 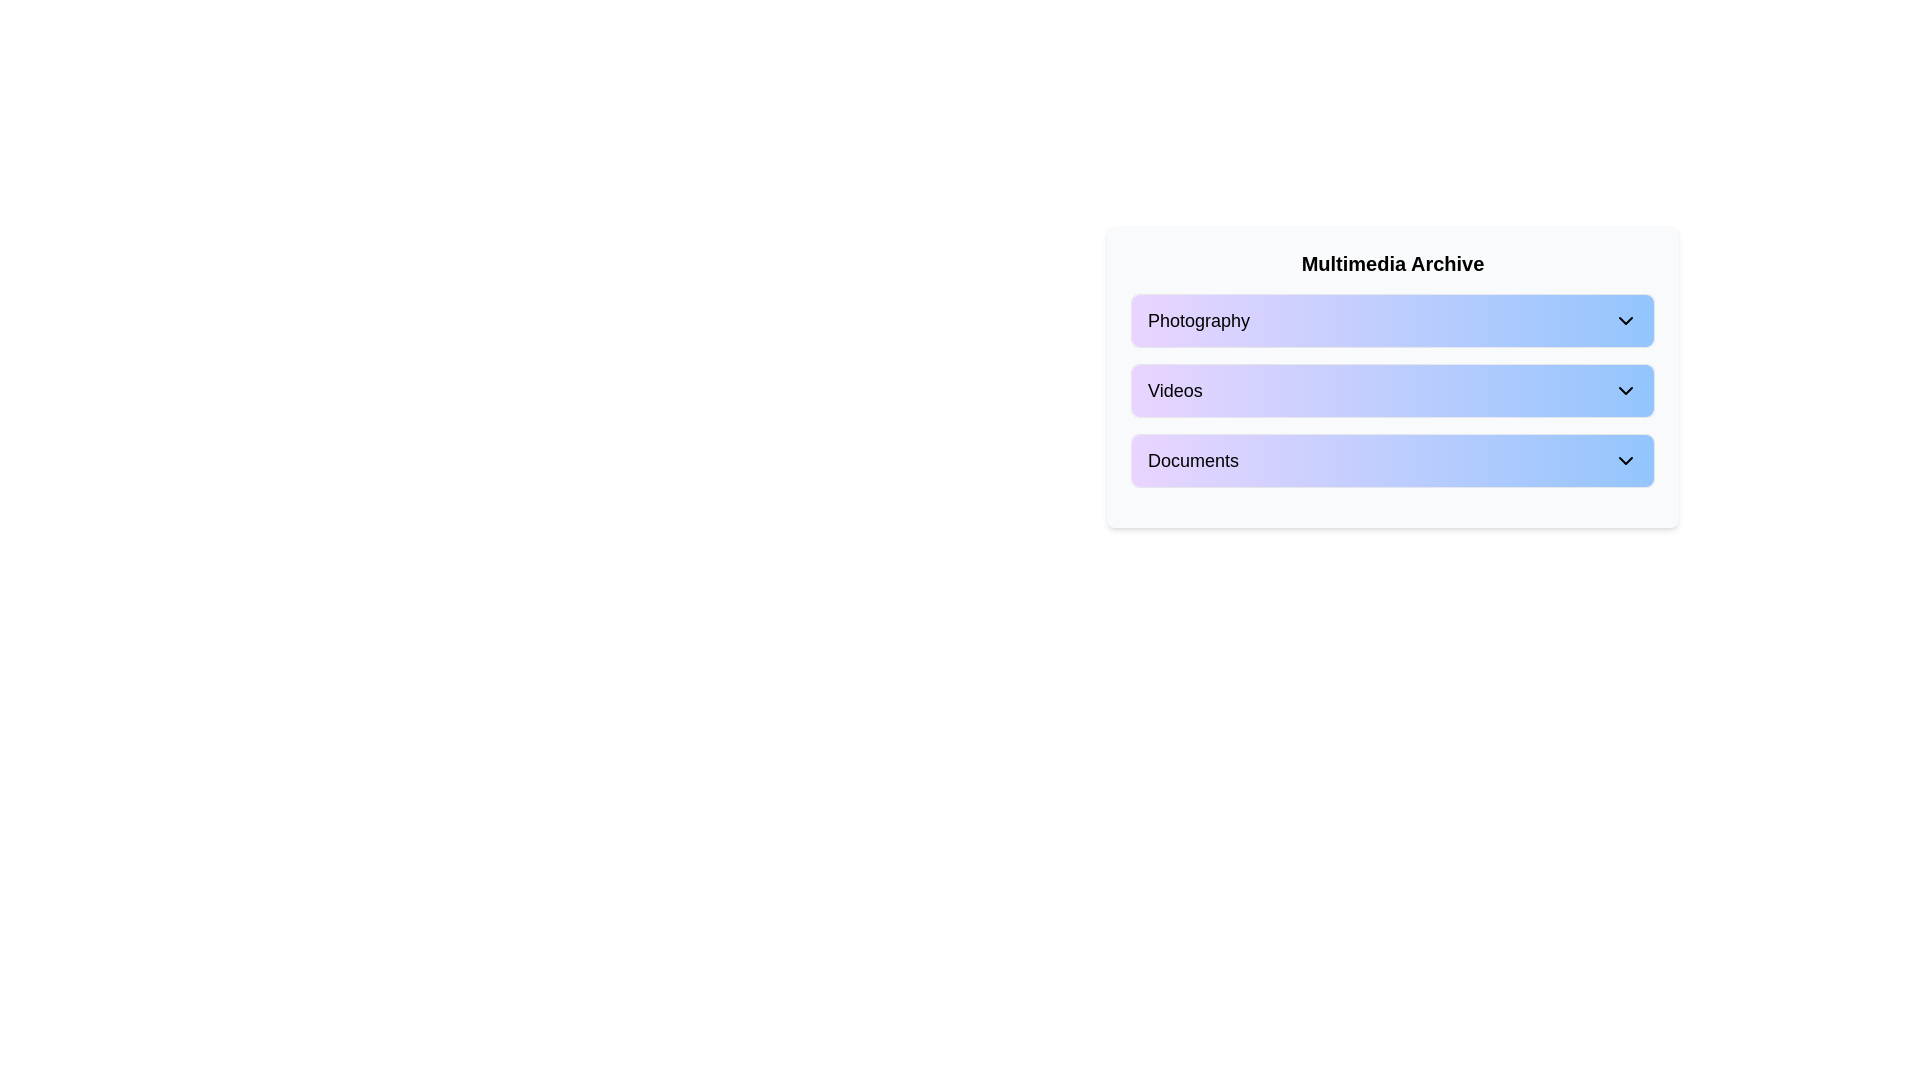 I want to click on the 'Photography' Dropdown button, which is the first entry in the vertically stacked list under 'Multimedia Archive', so click(x=1391, y=319).